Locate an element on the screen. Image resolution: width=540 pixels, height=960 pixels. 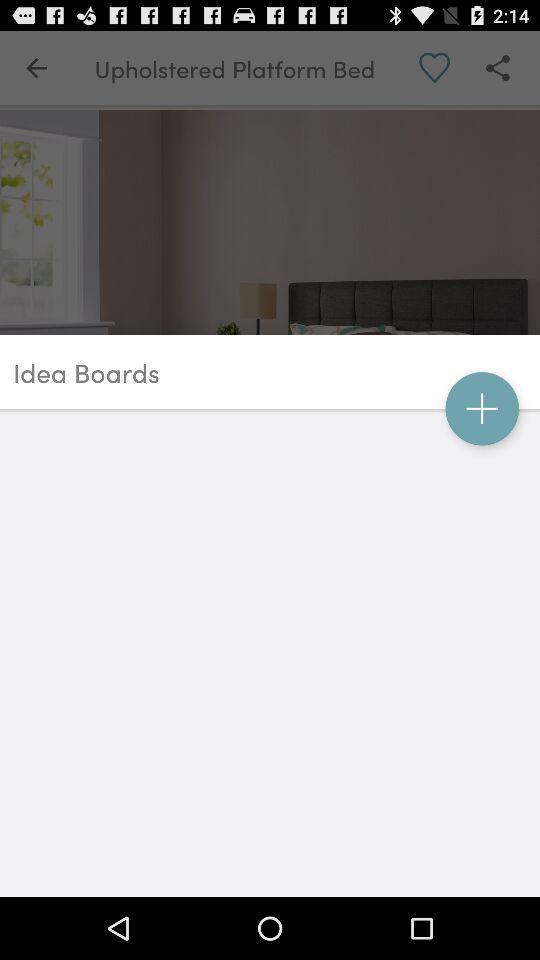
the add icon is located at coordinates (481, 437).